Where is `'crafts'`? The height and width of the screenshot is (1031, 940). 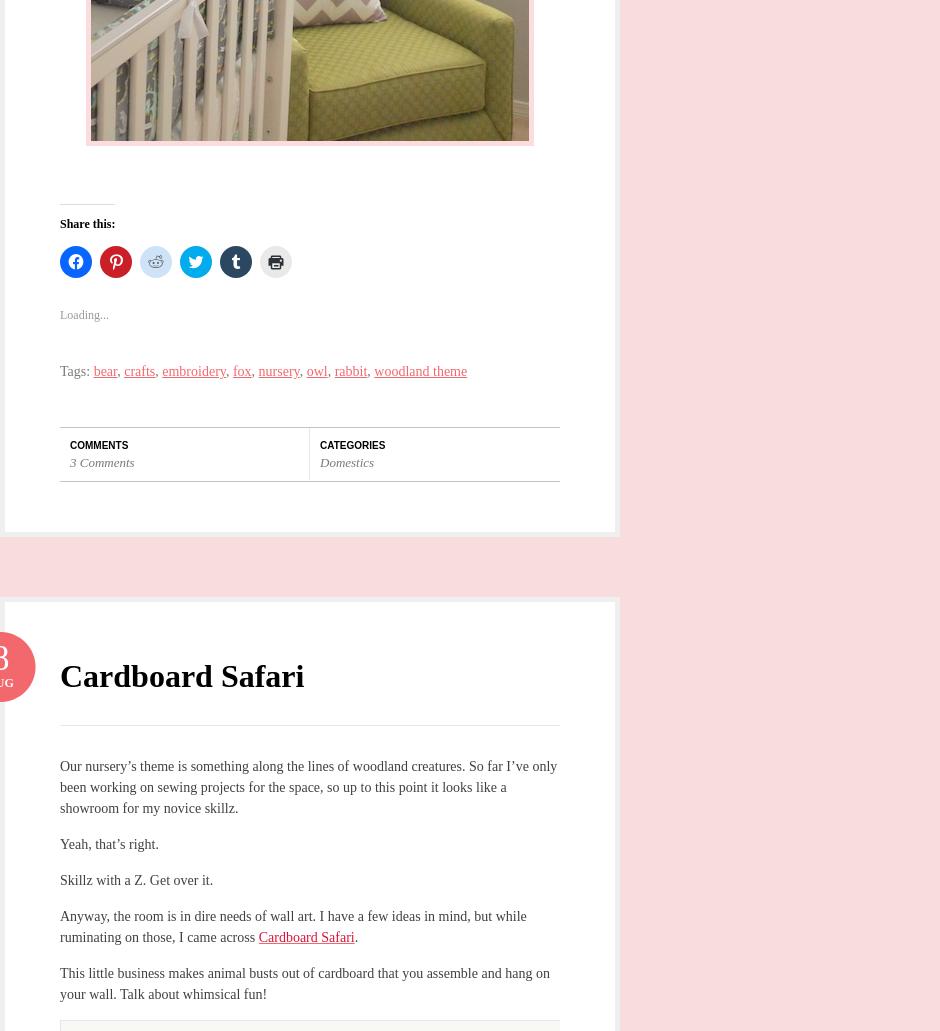 'crafts' is located at coordinates (138, 370).